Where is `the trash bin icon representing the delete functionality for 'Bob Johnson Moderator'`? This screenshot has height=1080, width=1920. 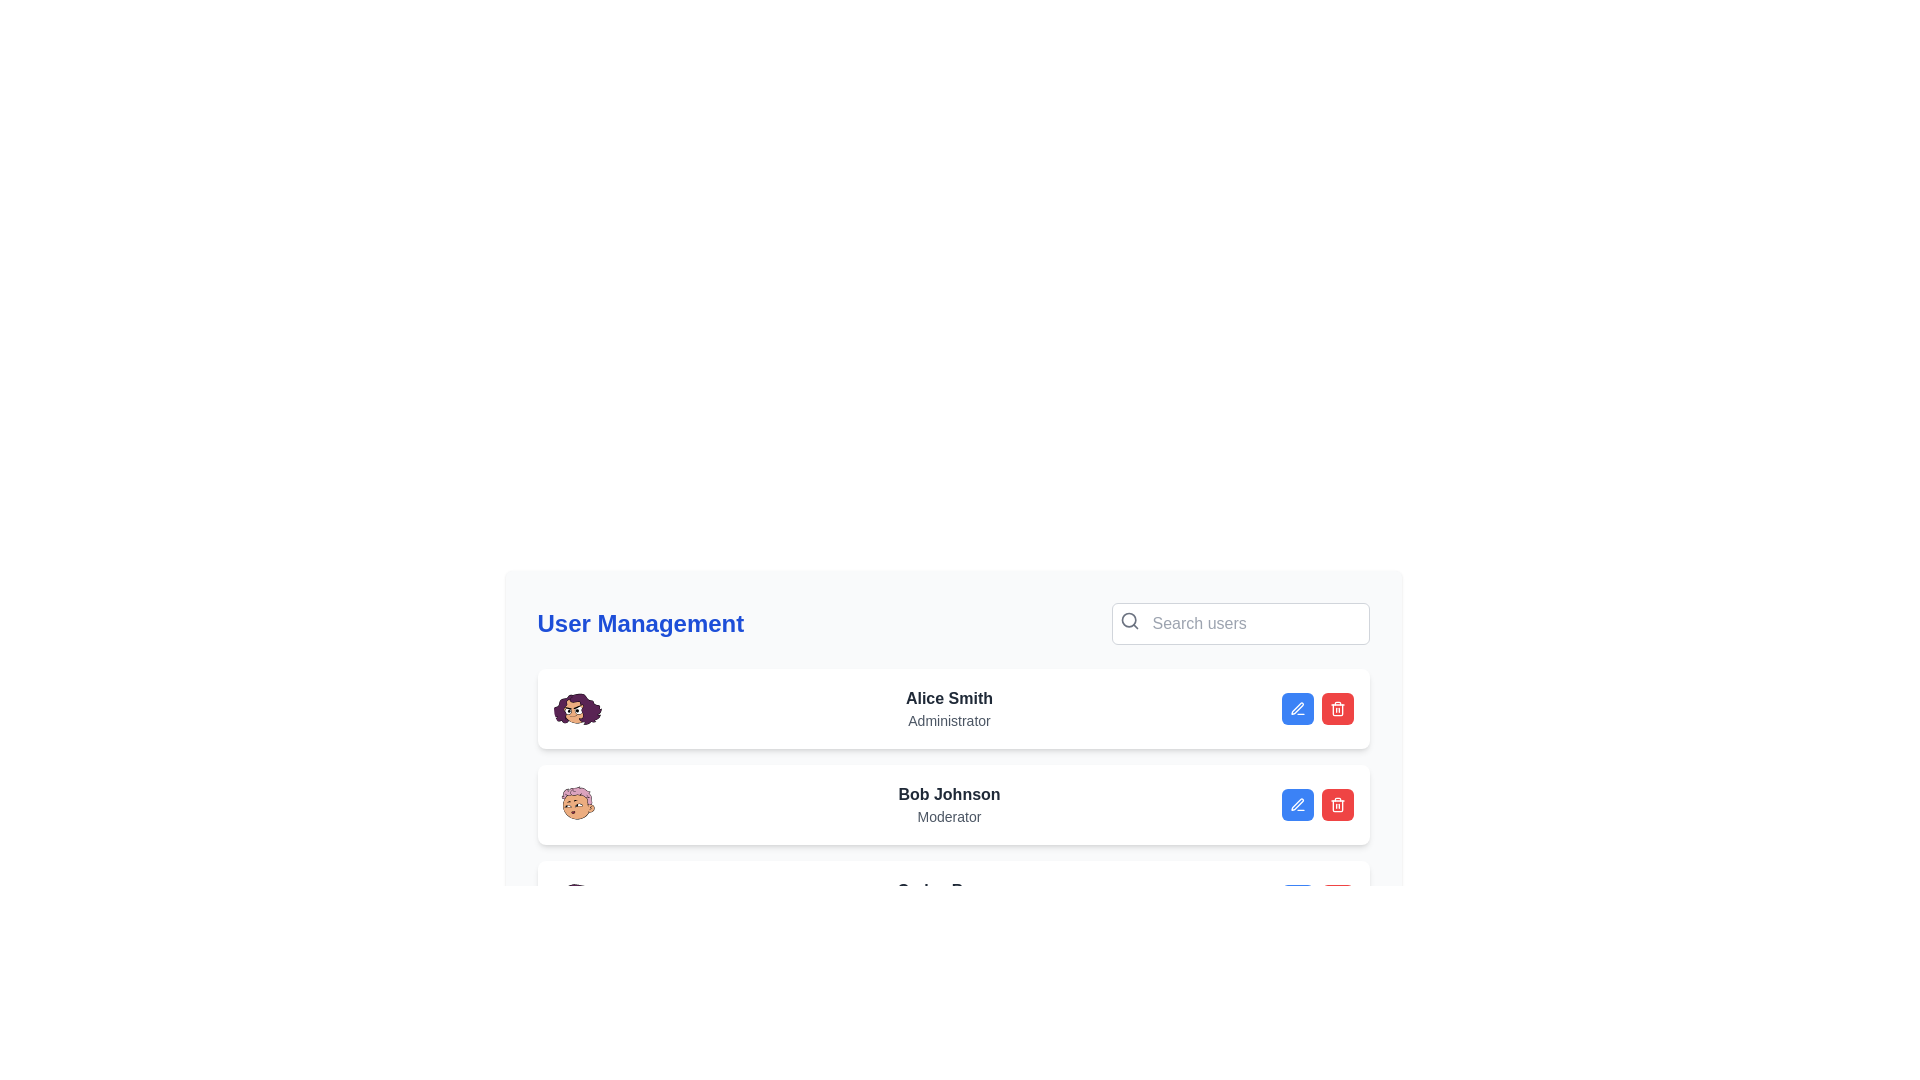 the trash bin icon representing the delete functionality for 'Bob Johnson Moderator' is located at coordinates (1337, 709).